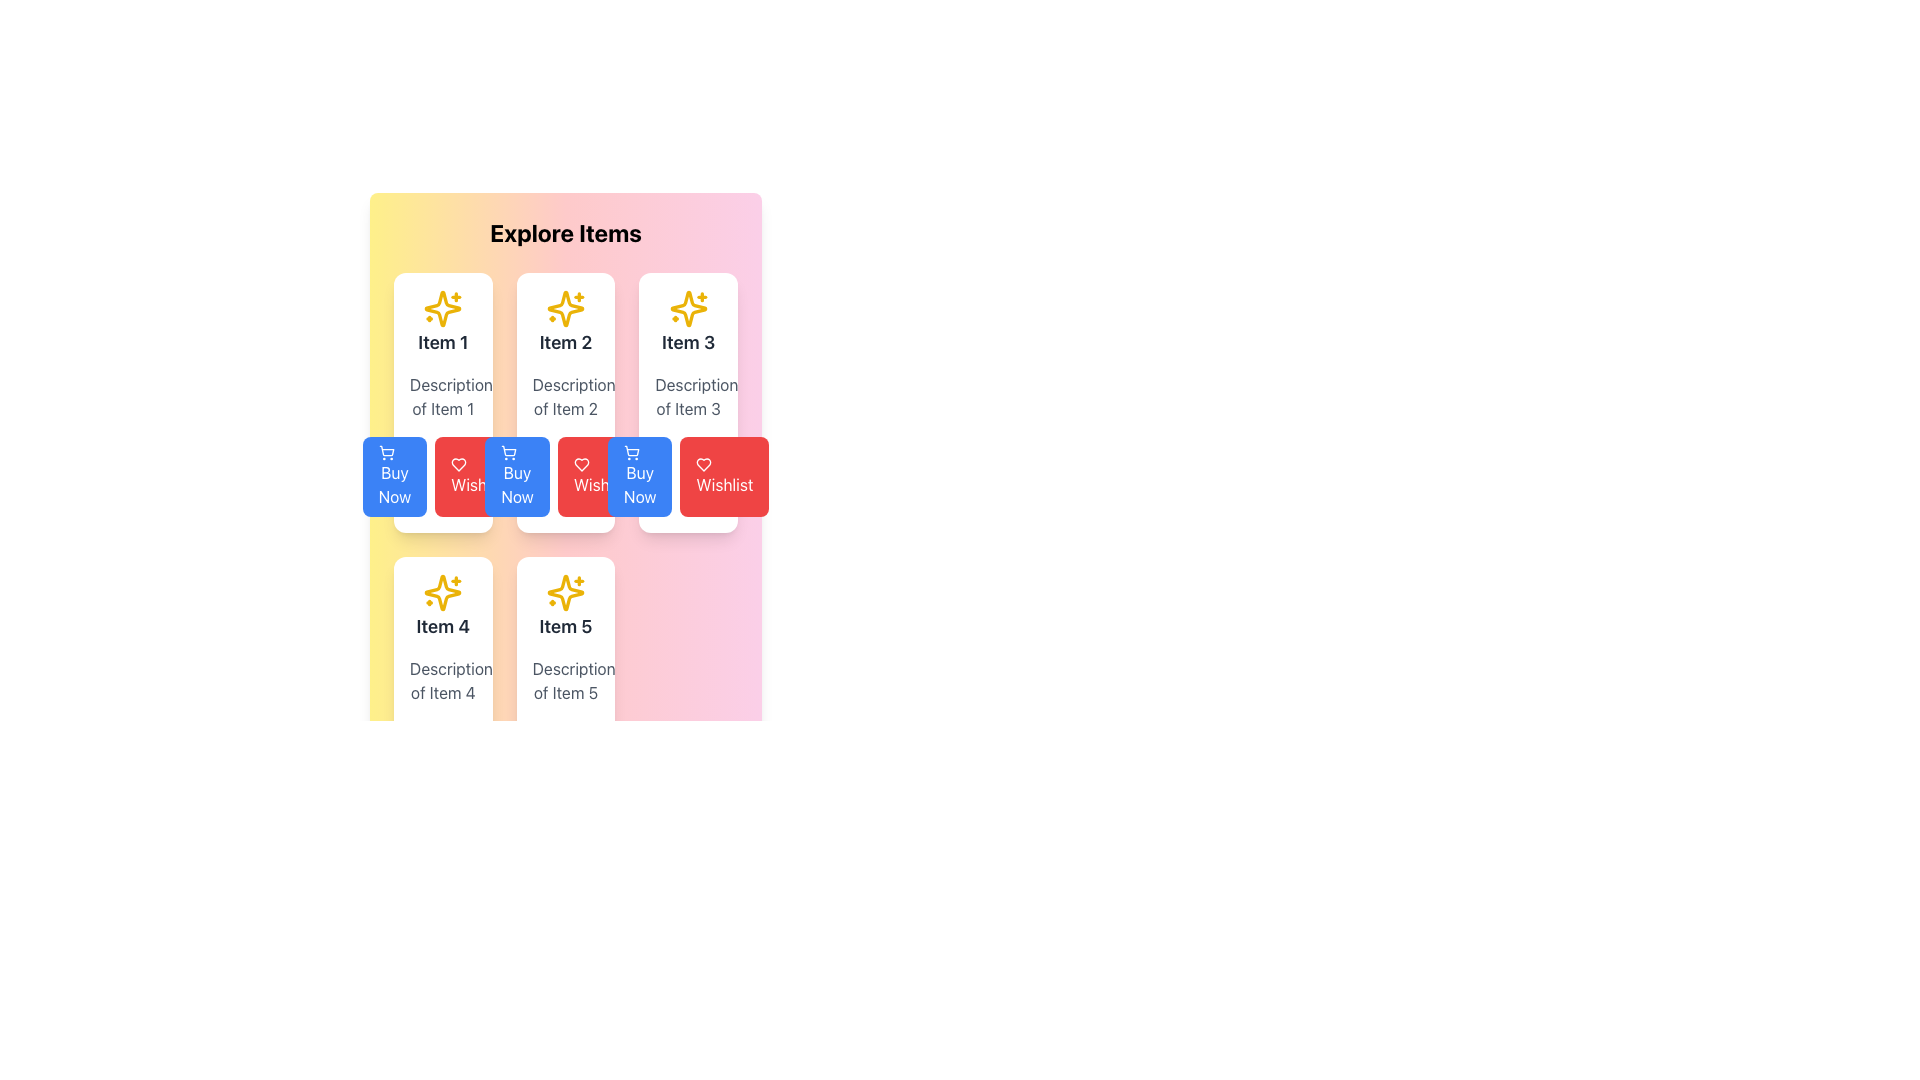  I want to click on the decorative icon located in the top-left card labeled 'Item 1' in the grid, which symbolizes a featured or special status for the item, so click(442, 308).